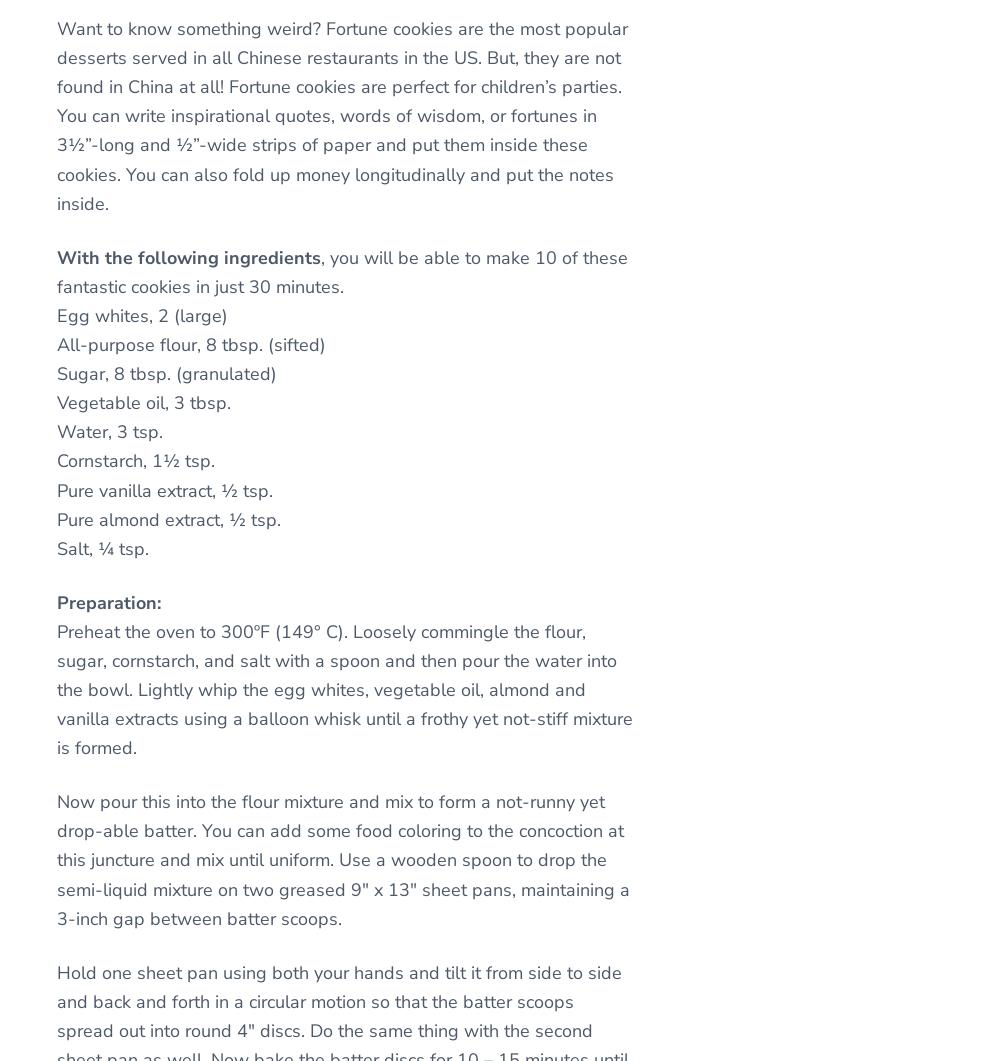  Describe the element at coordinates (135, 461) in the screenshot. I see `'Cornstarch, 1½ tsp.'` at that location.